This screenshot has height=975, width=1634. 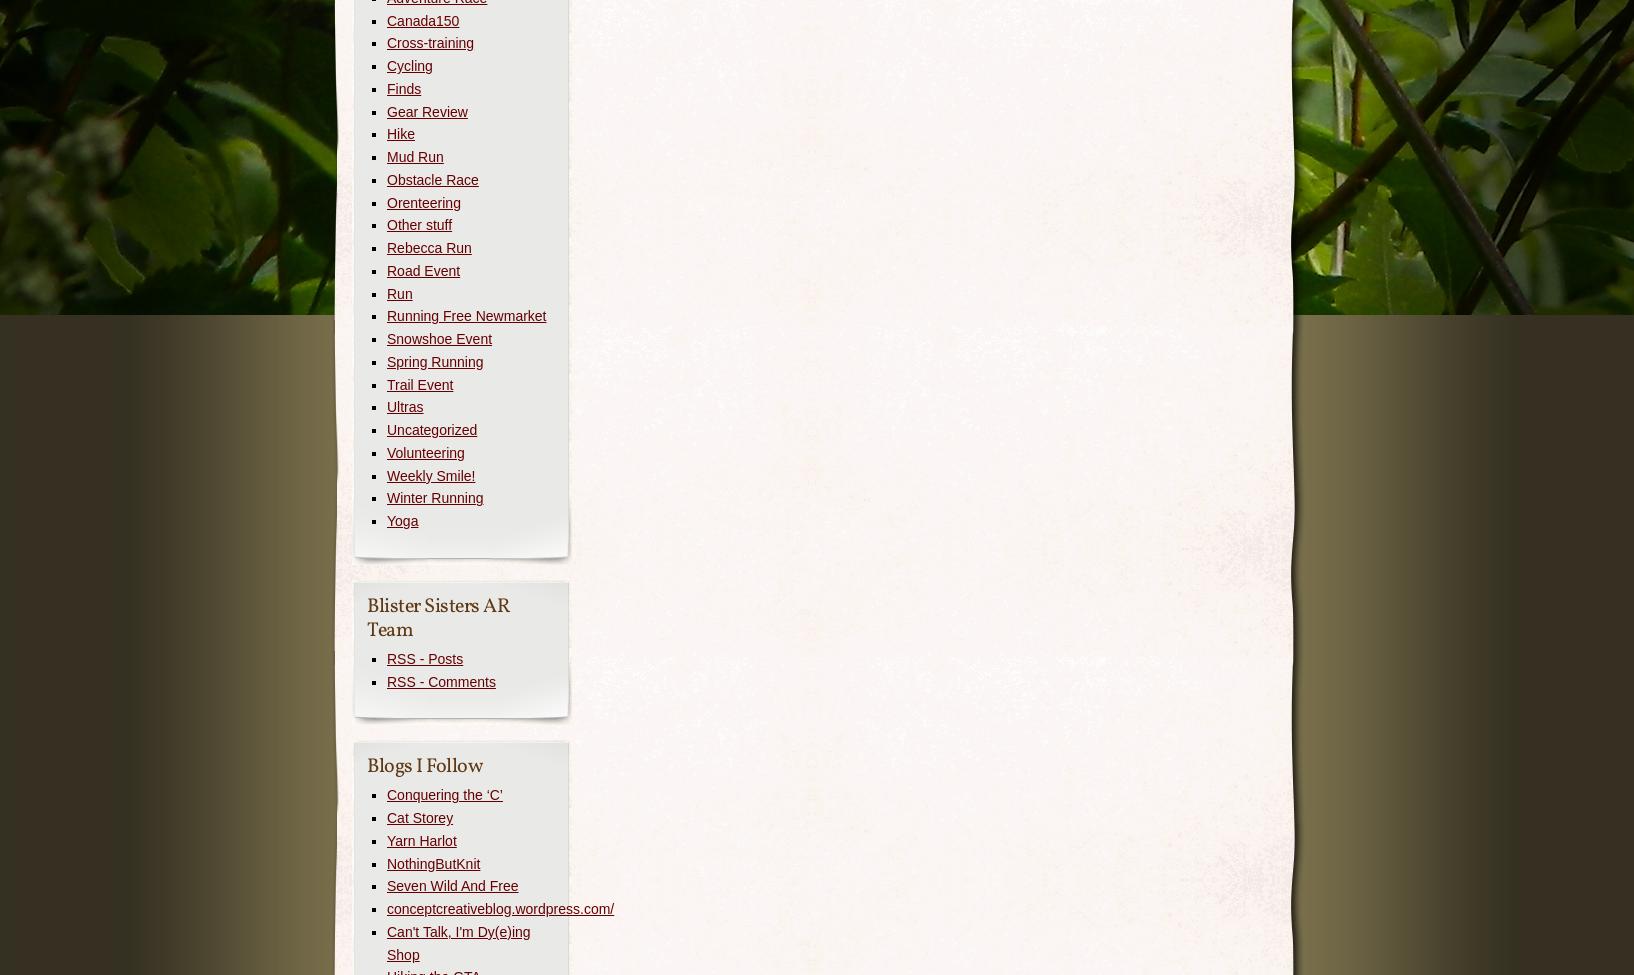 What do you see at coordinates (439, 338) in the screenshot?
I see `'Snowshoe Event'` at bounding box center [439, 338].